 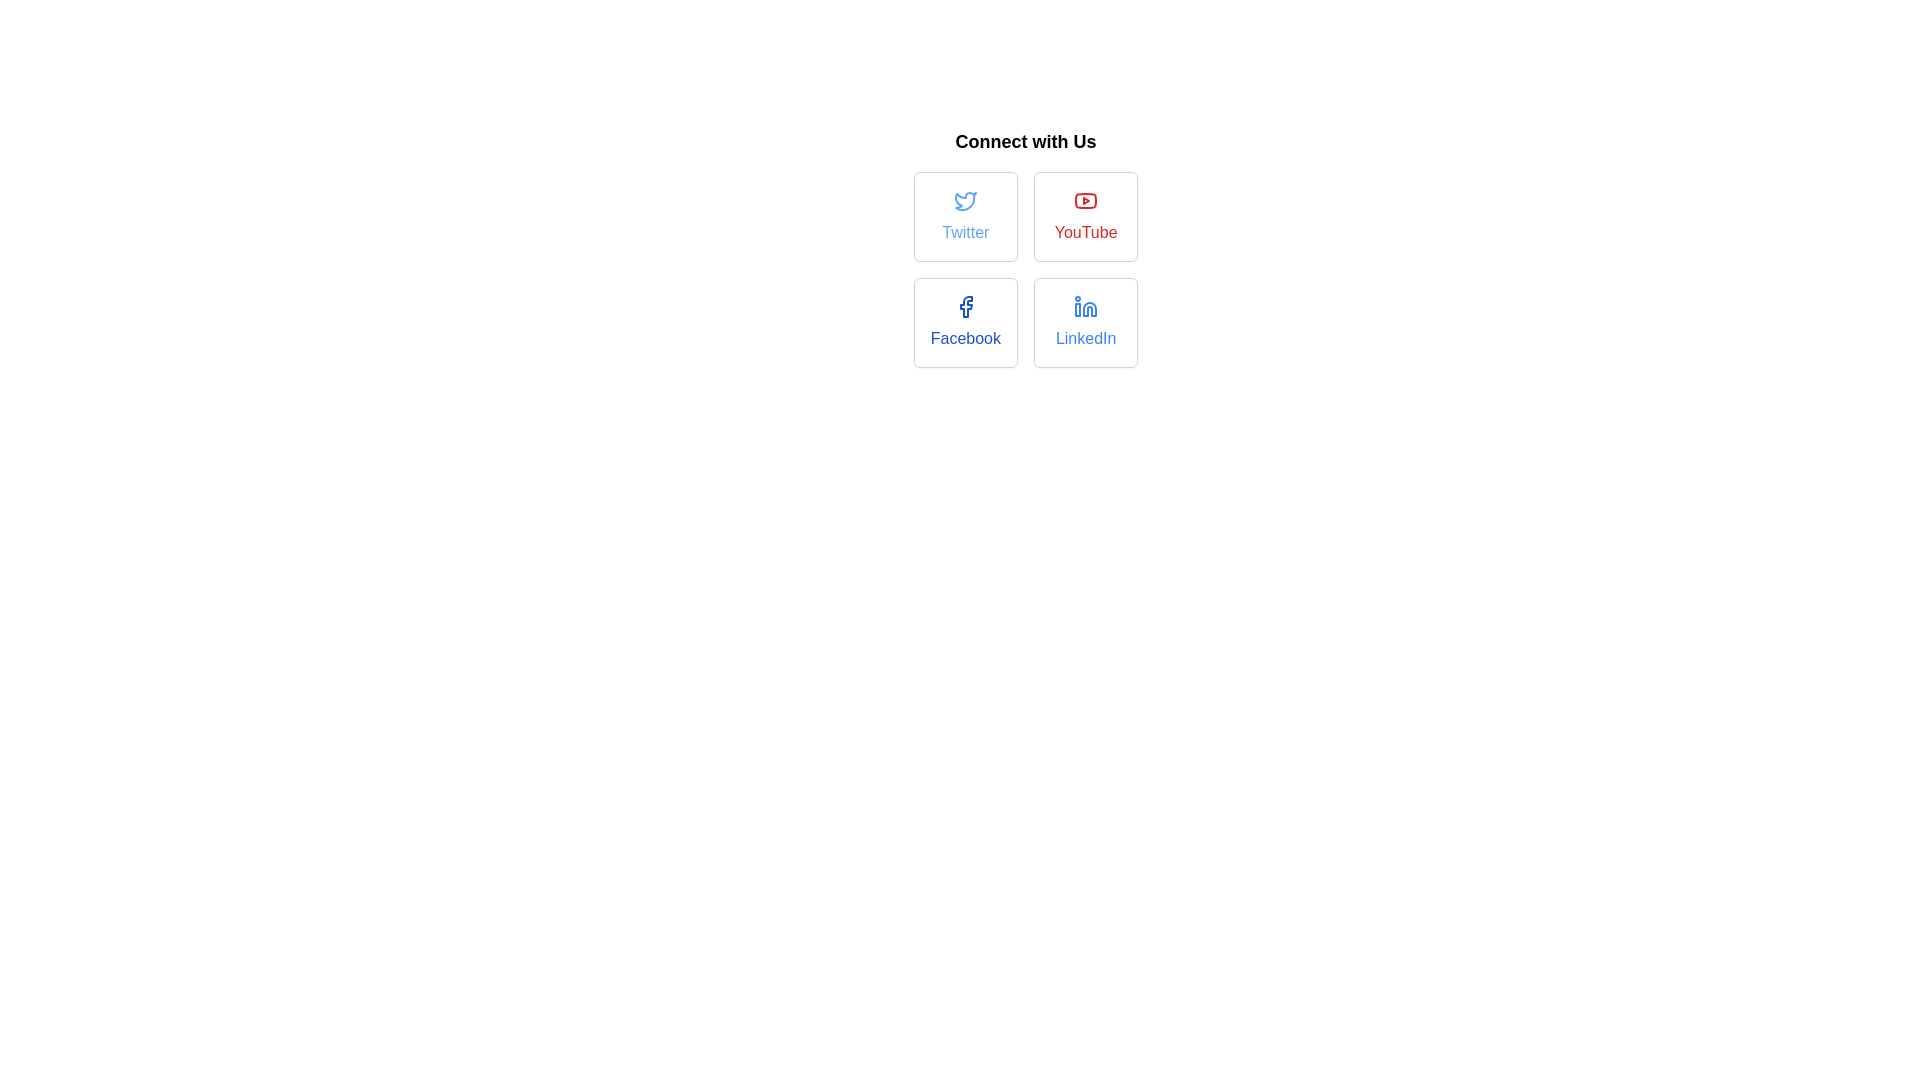 I want to click on the YouTube button, which is a rectangular button with rounded corners, a red YouTube icon, and a label that reads 'YouTube' in red text, so click(x=1085, y=216).